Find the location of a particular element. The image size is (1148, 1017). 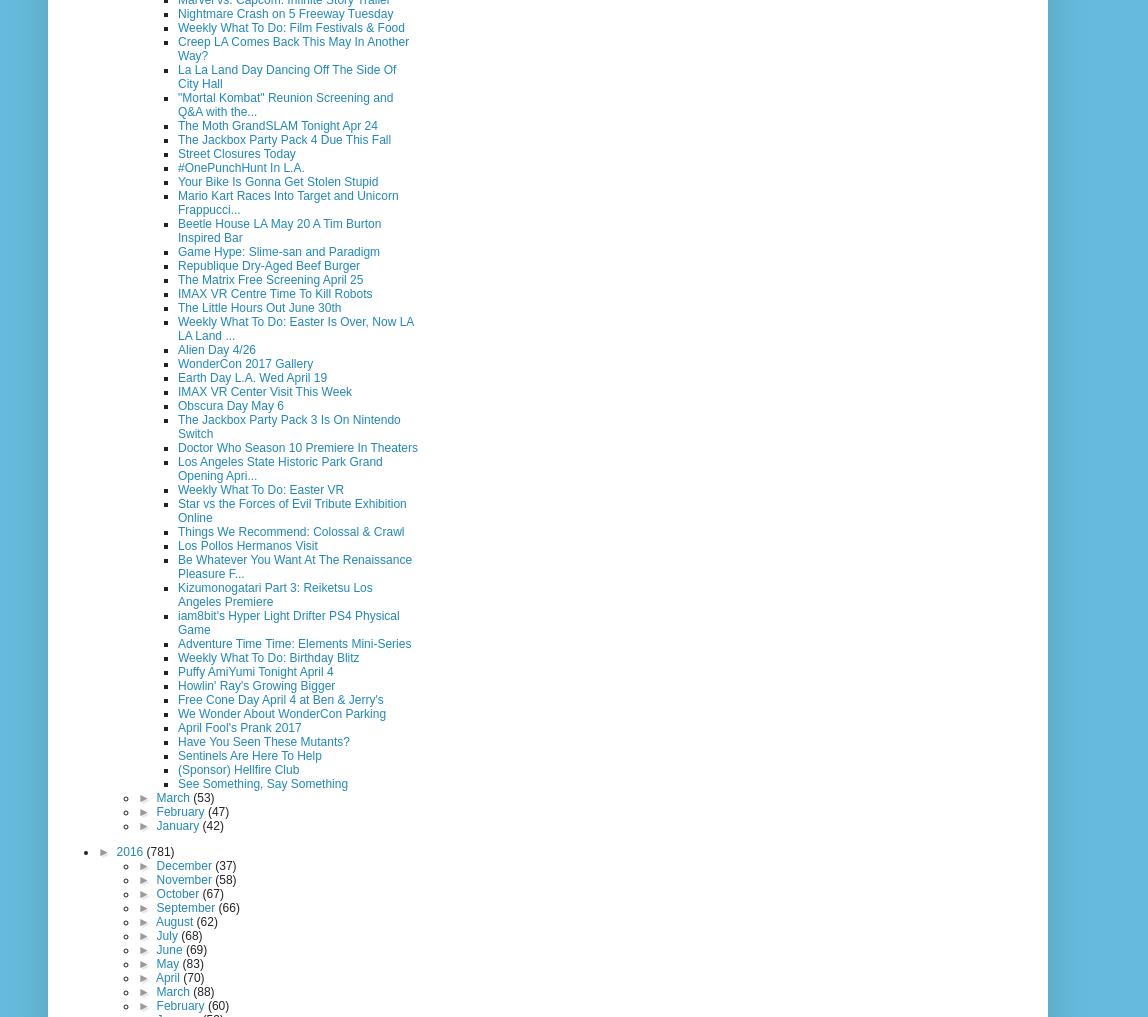

'December' is located at coordinates (156, 864).